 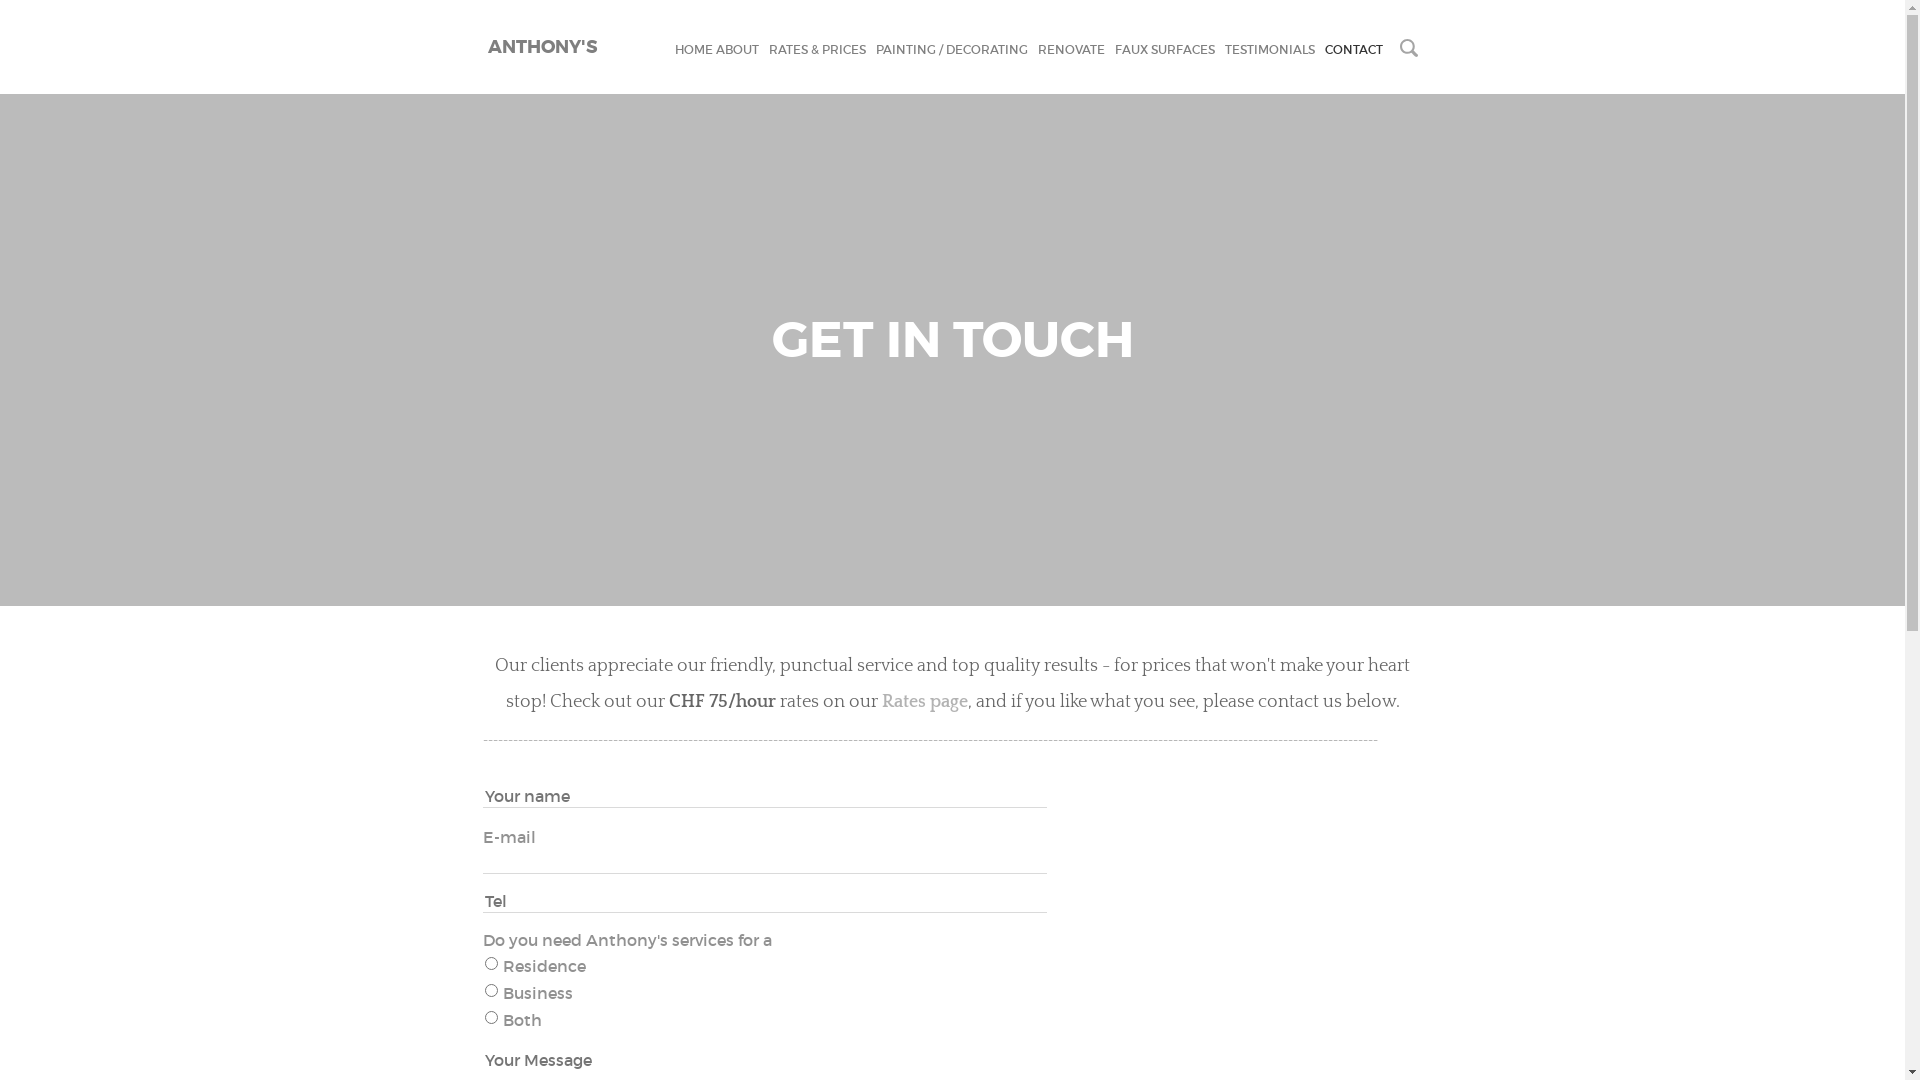 I want to click on 'TESTIMONIALS', so click(x=1267, y=48).